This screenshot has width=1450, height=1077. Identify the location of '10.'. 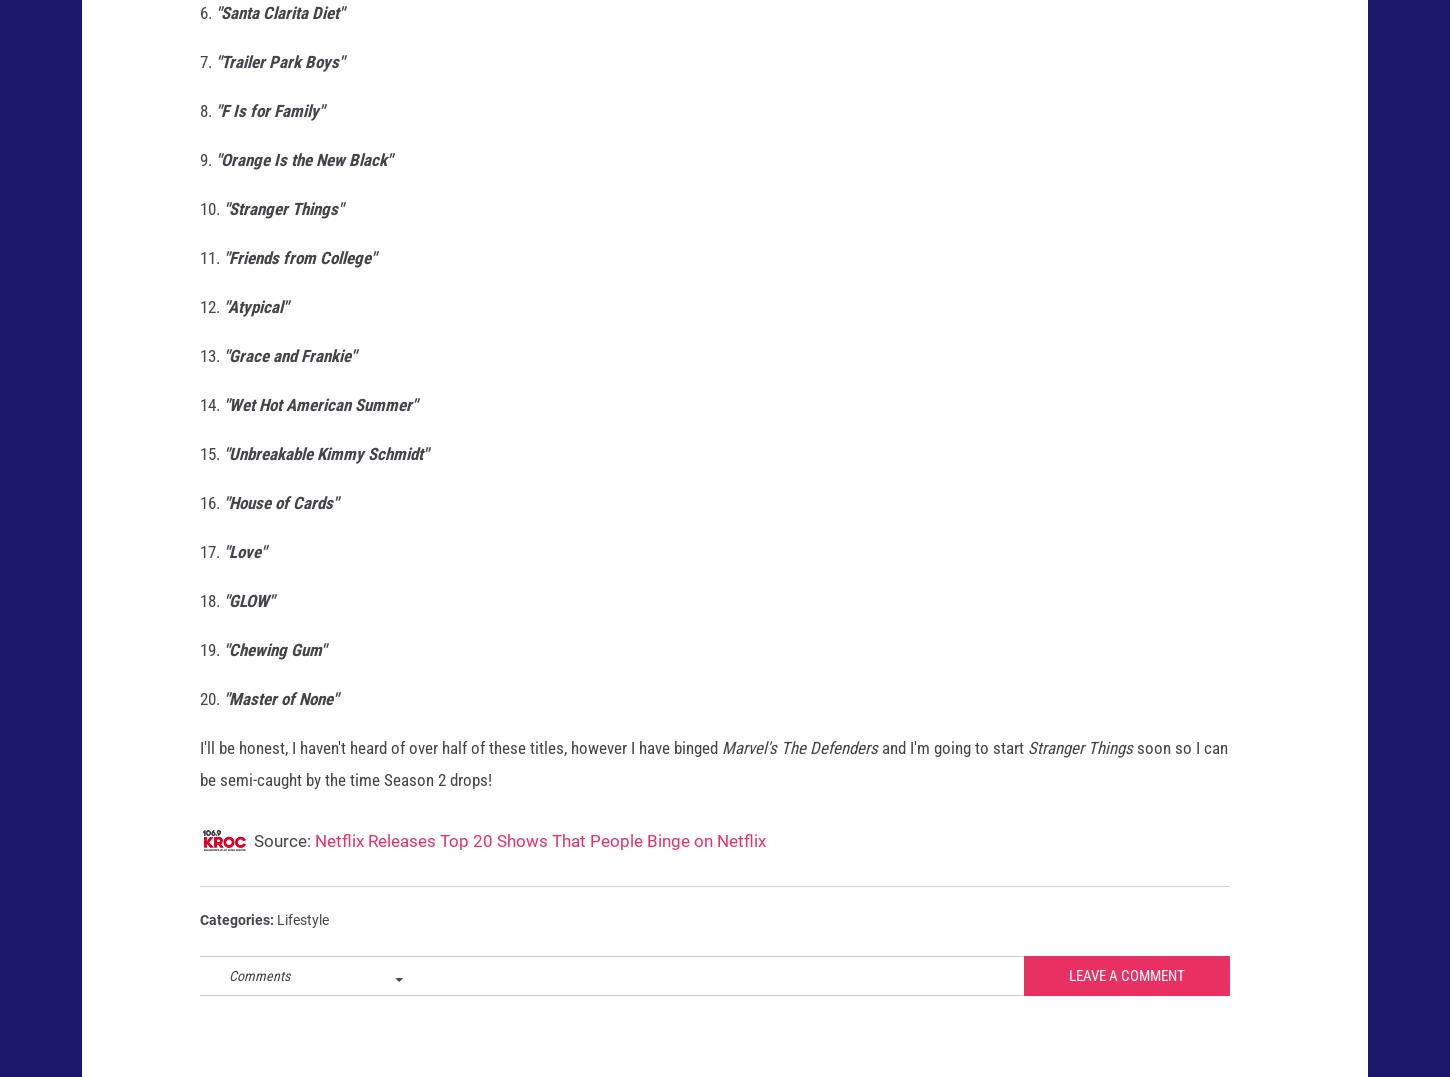
(198, 227).